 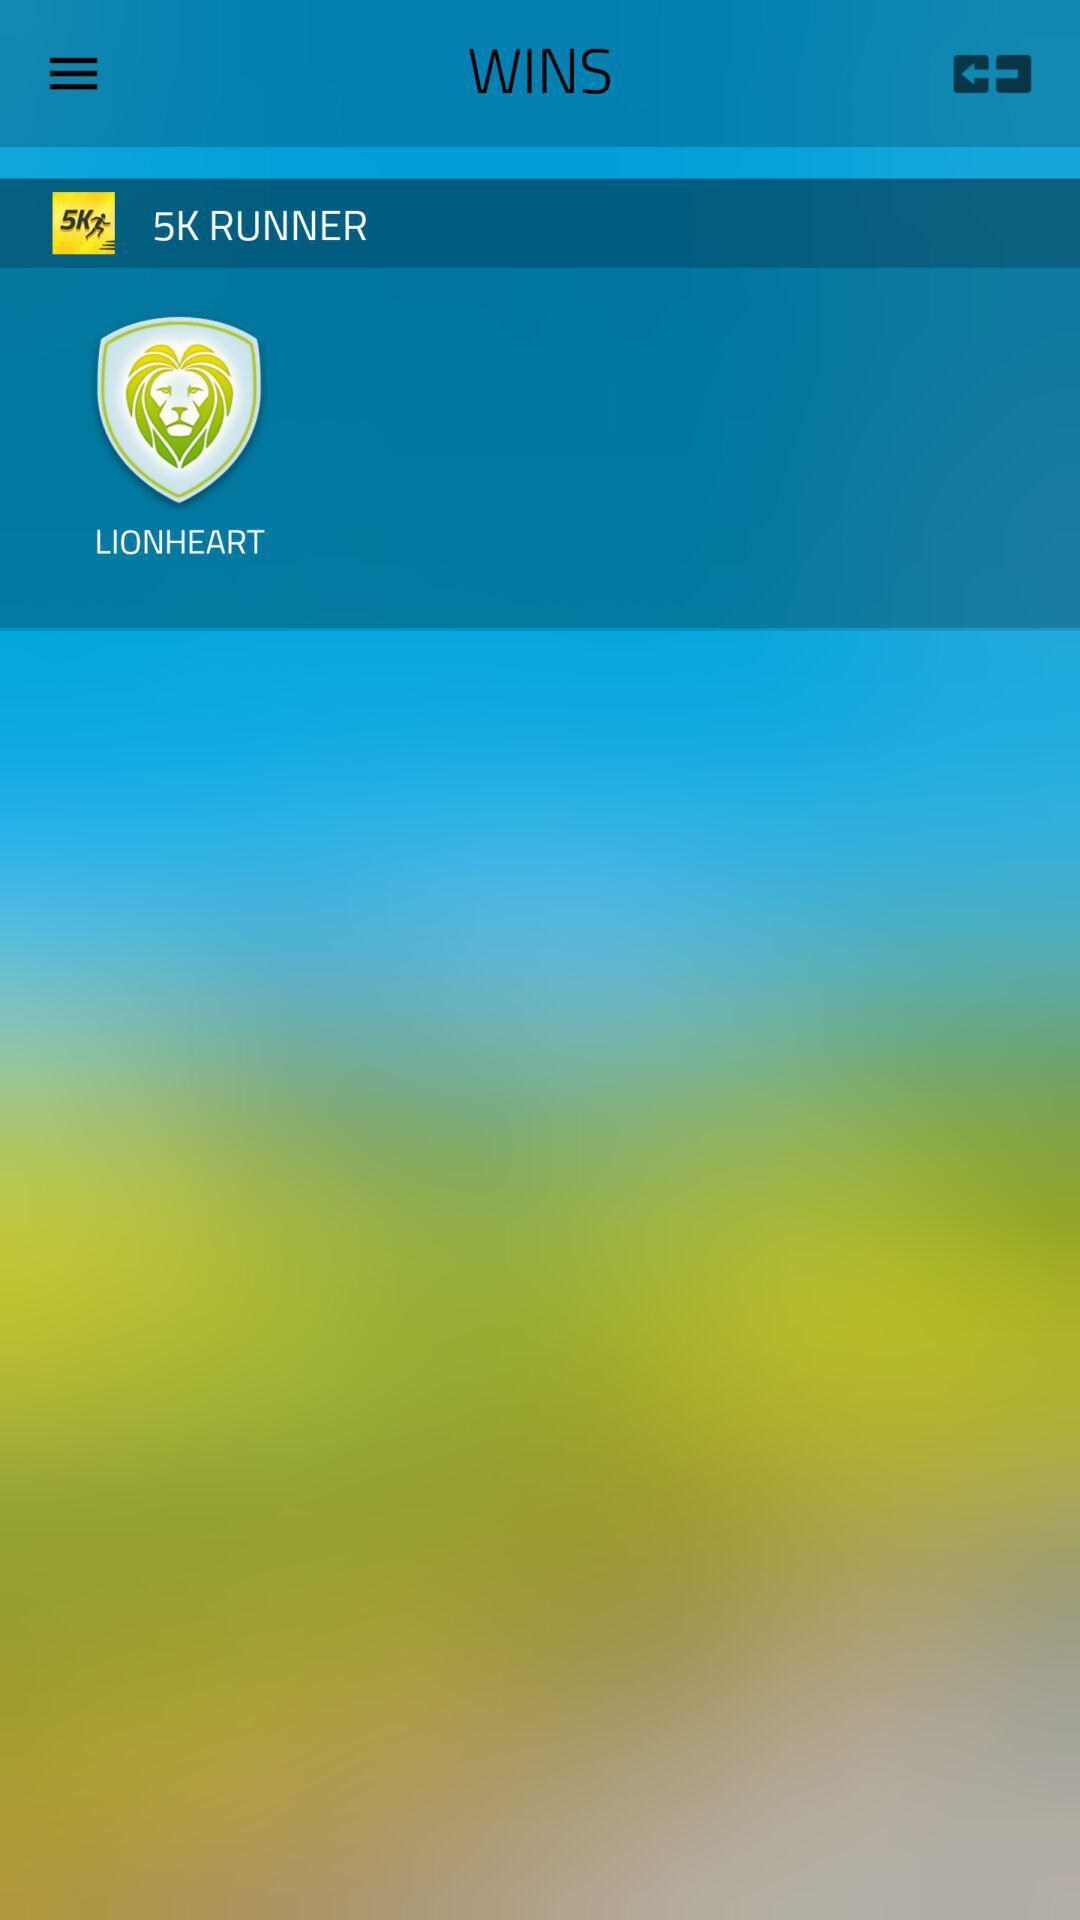 I want to click on menu option, so click(x=80, y=73).